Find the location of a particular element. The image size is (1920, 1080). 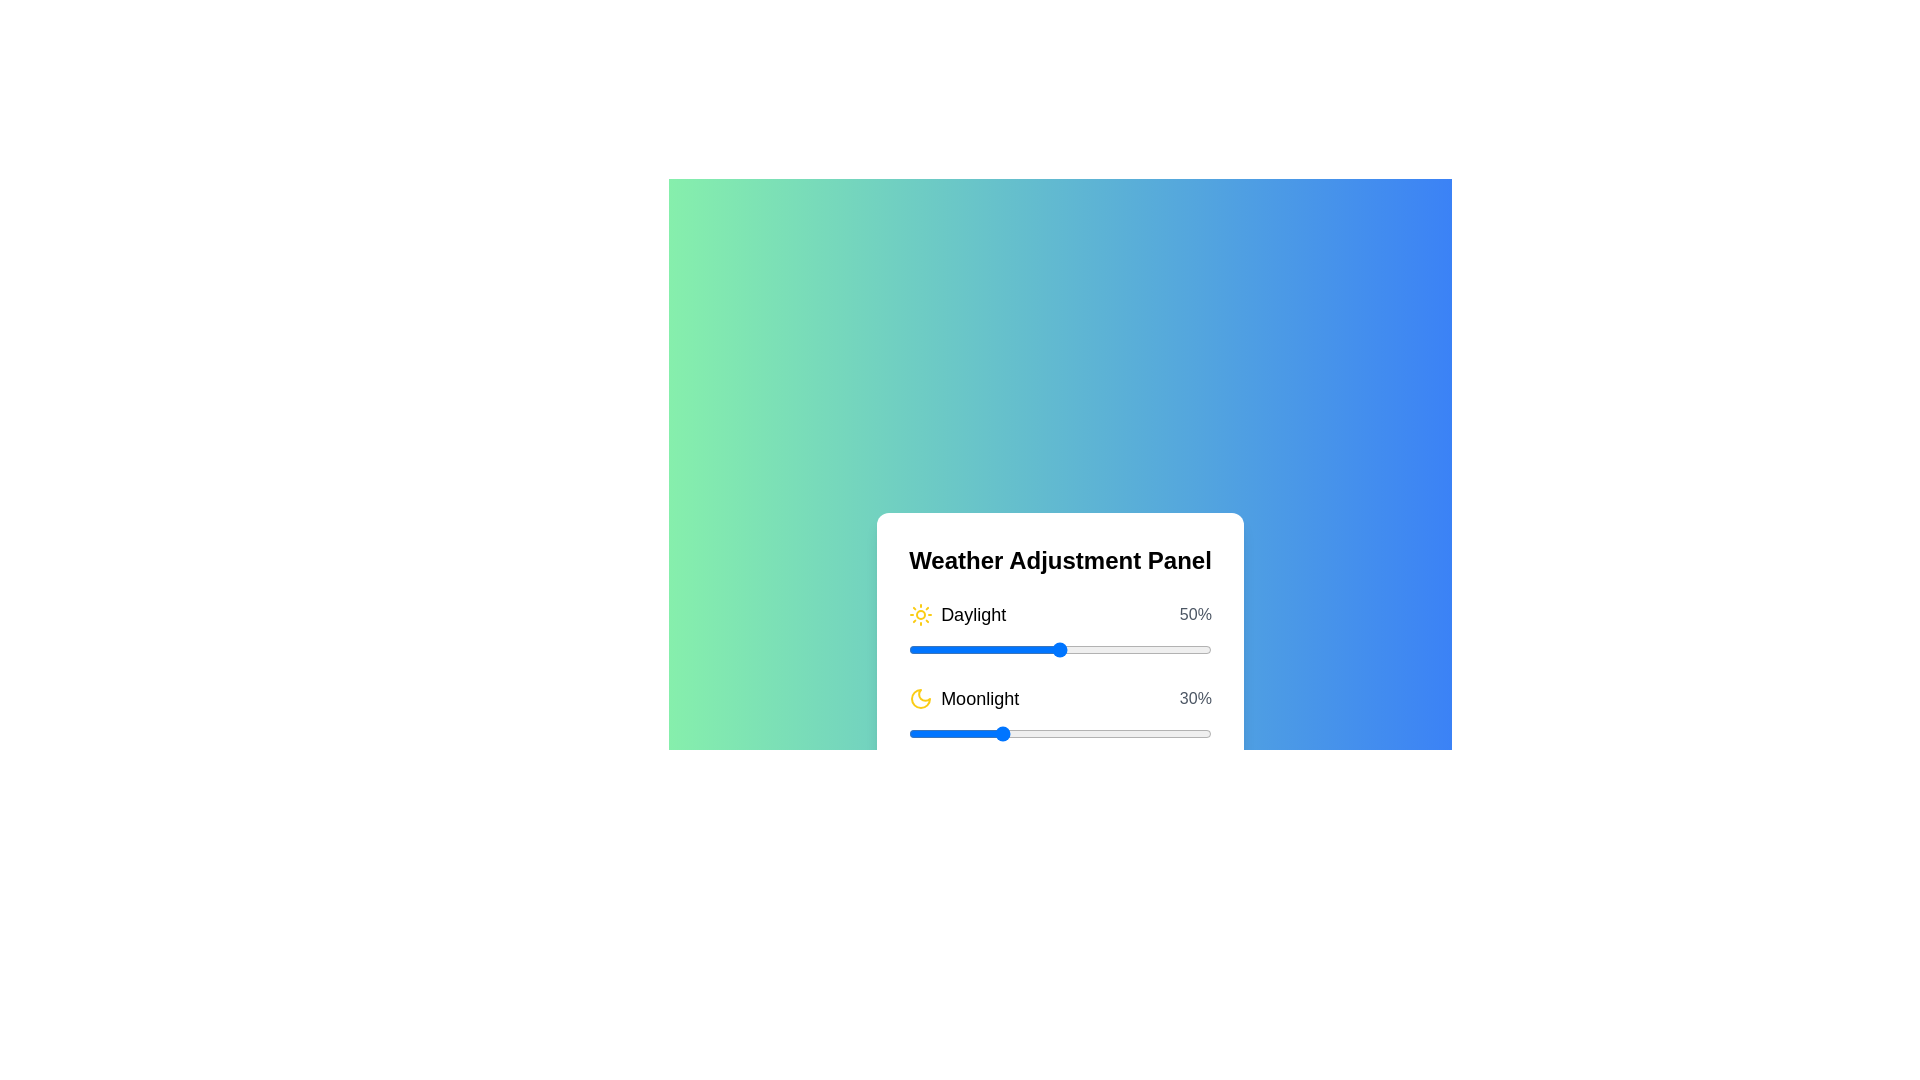

the Daylight slider to 88% is located at coordinates (1175, 650).